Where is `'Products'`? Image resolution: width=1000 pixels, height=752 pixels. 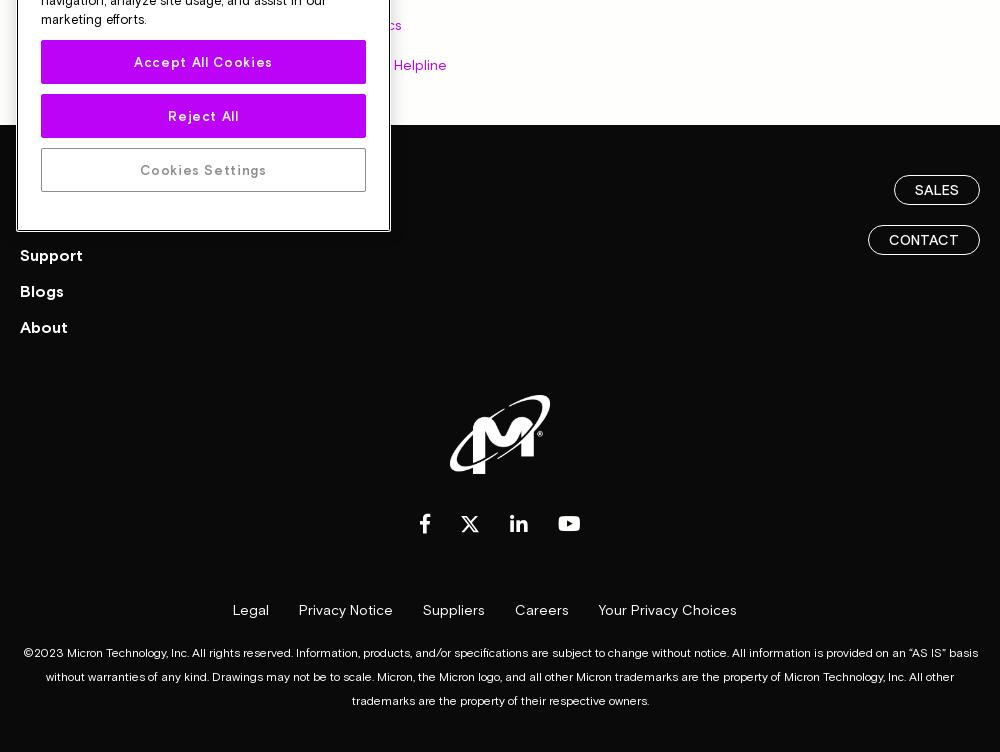 'Products' is located at coordinates (55, 180).